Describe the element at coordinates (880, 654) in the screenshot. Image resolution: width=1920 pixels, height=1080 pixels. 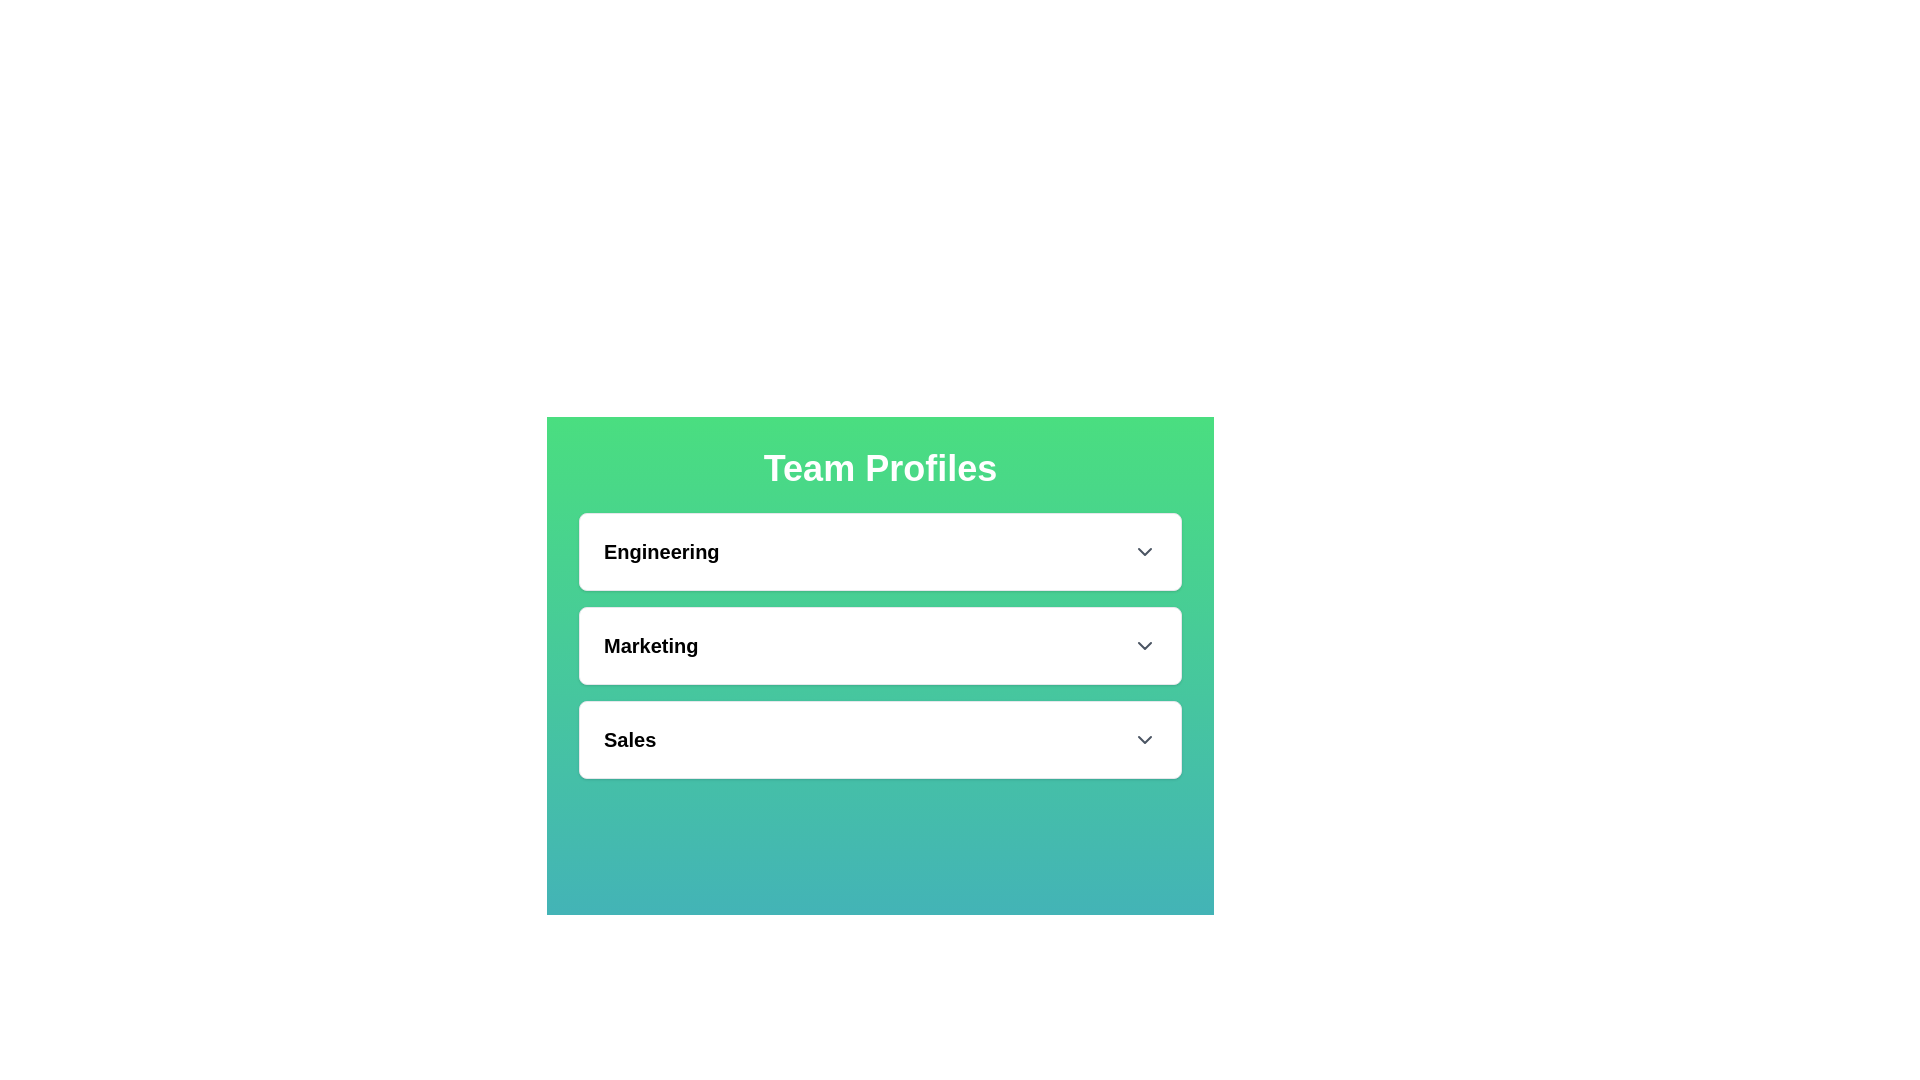
I see `the second dropdown option for the 'Marketing' team located in the 'Team Profiles' section` at that location.